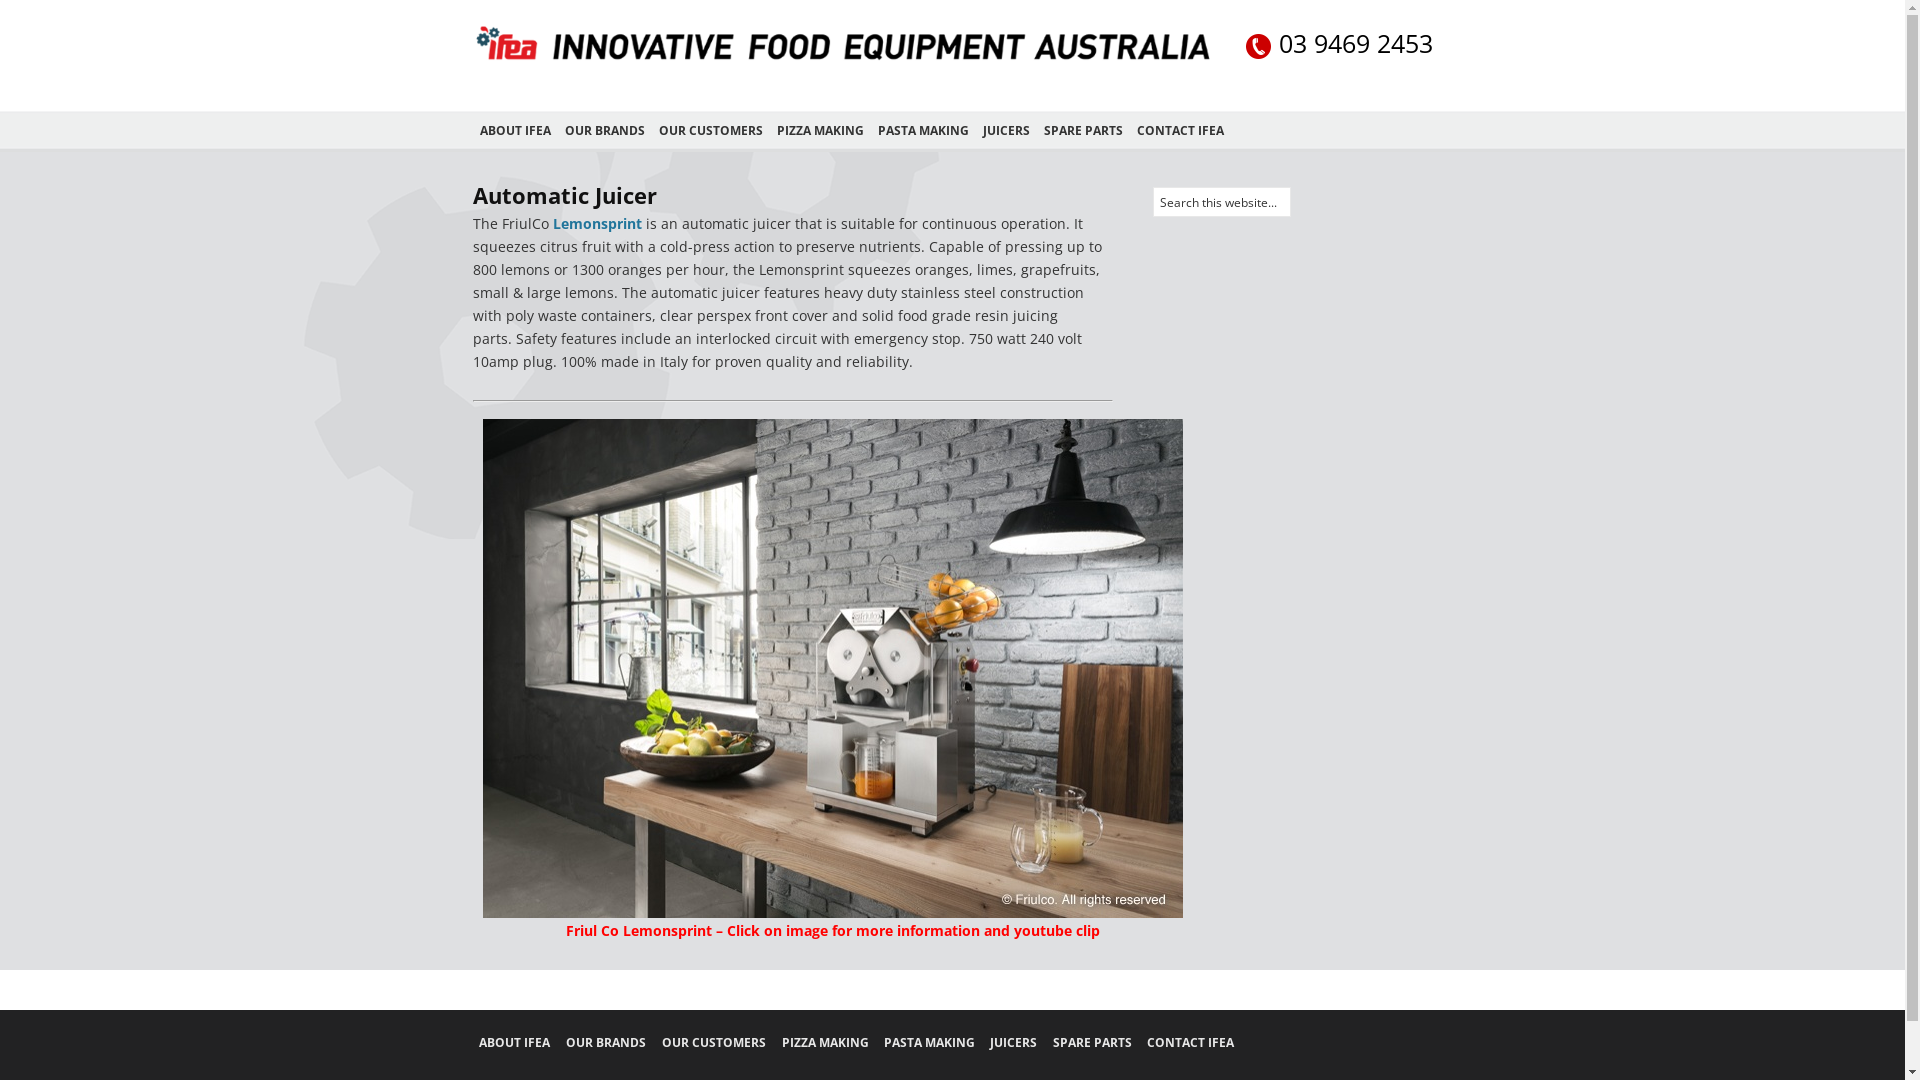 The height and width of the screenshot is (1080, 1920). I want to click on 'JUICERS', so click(1006, 131).